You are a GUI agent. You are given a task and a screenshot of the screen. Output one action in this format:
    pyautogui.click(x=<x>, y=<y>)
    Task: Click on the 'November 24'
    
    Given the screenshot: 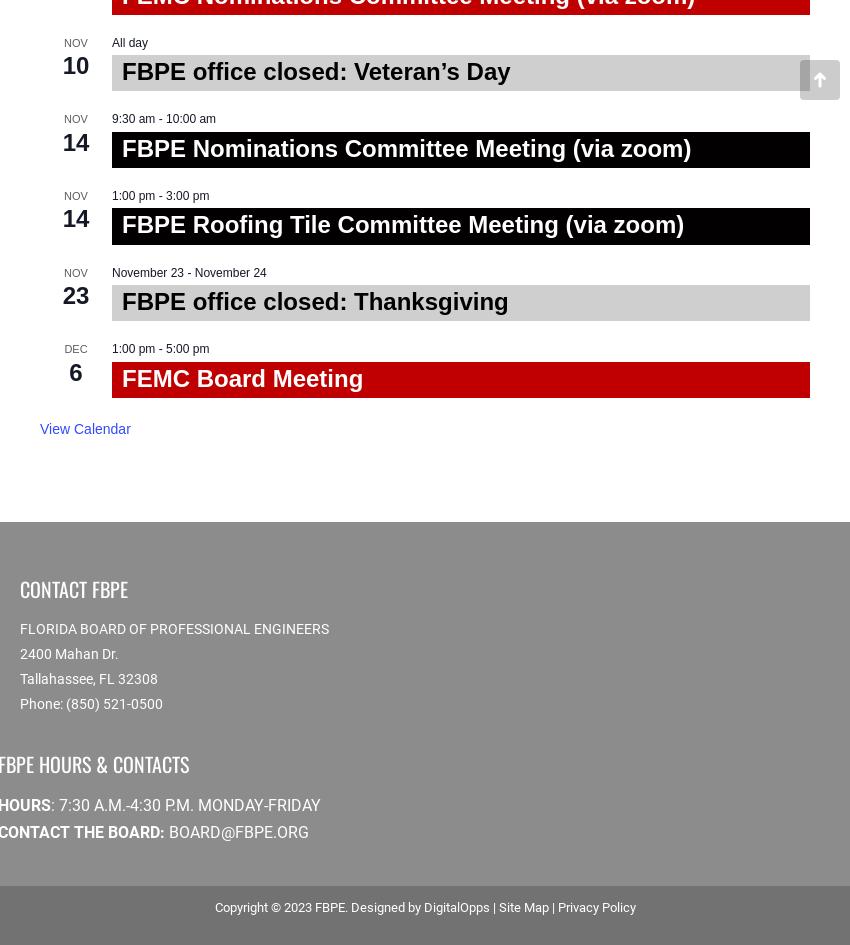 What is the action you would take?
    pyautogui.click(x=230, y=271)
    